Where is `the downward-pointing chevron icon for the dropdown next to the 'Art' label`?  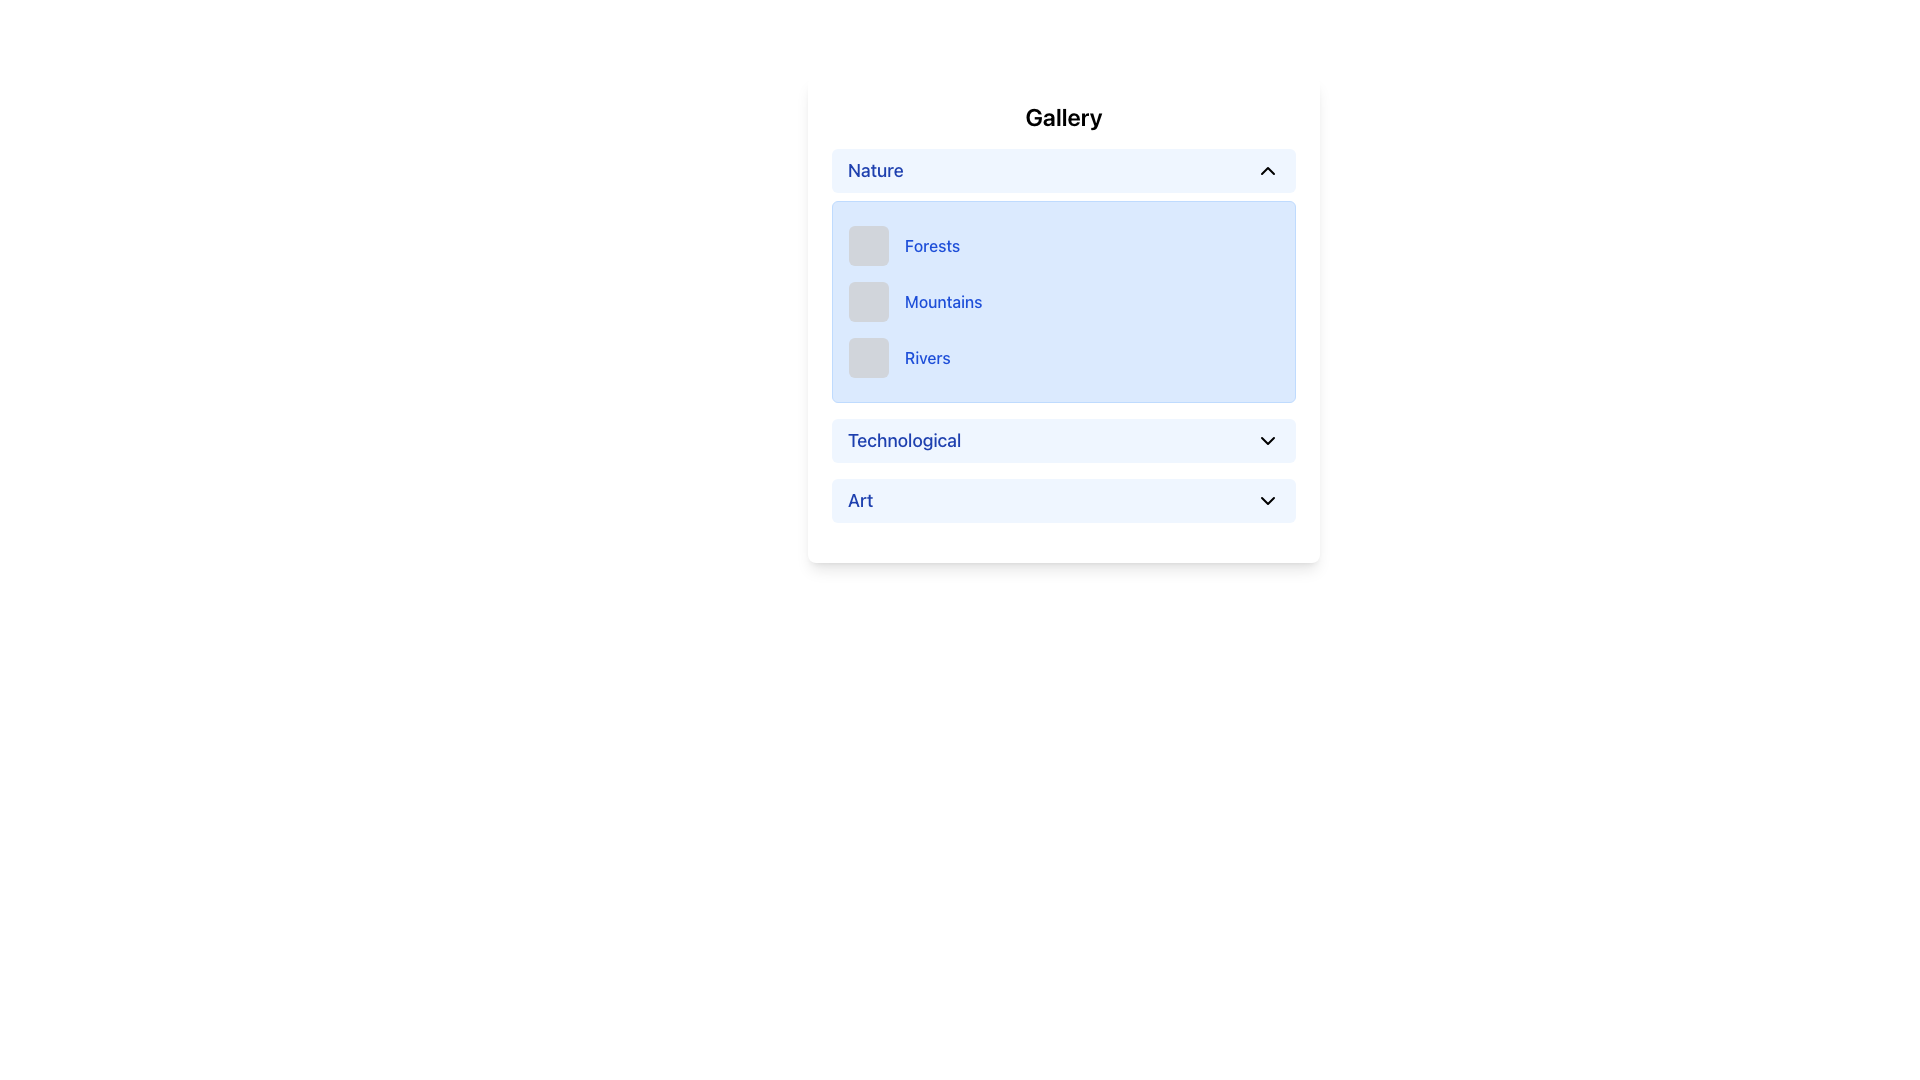 the downward-pointing chevron icon for the dropdown next to the 'Art' label is located at coordinates (1266, 500).